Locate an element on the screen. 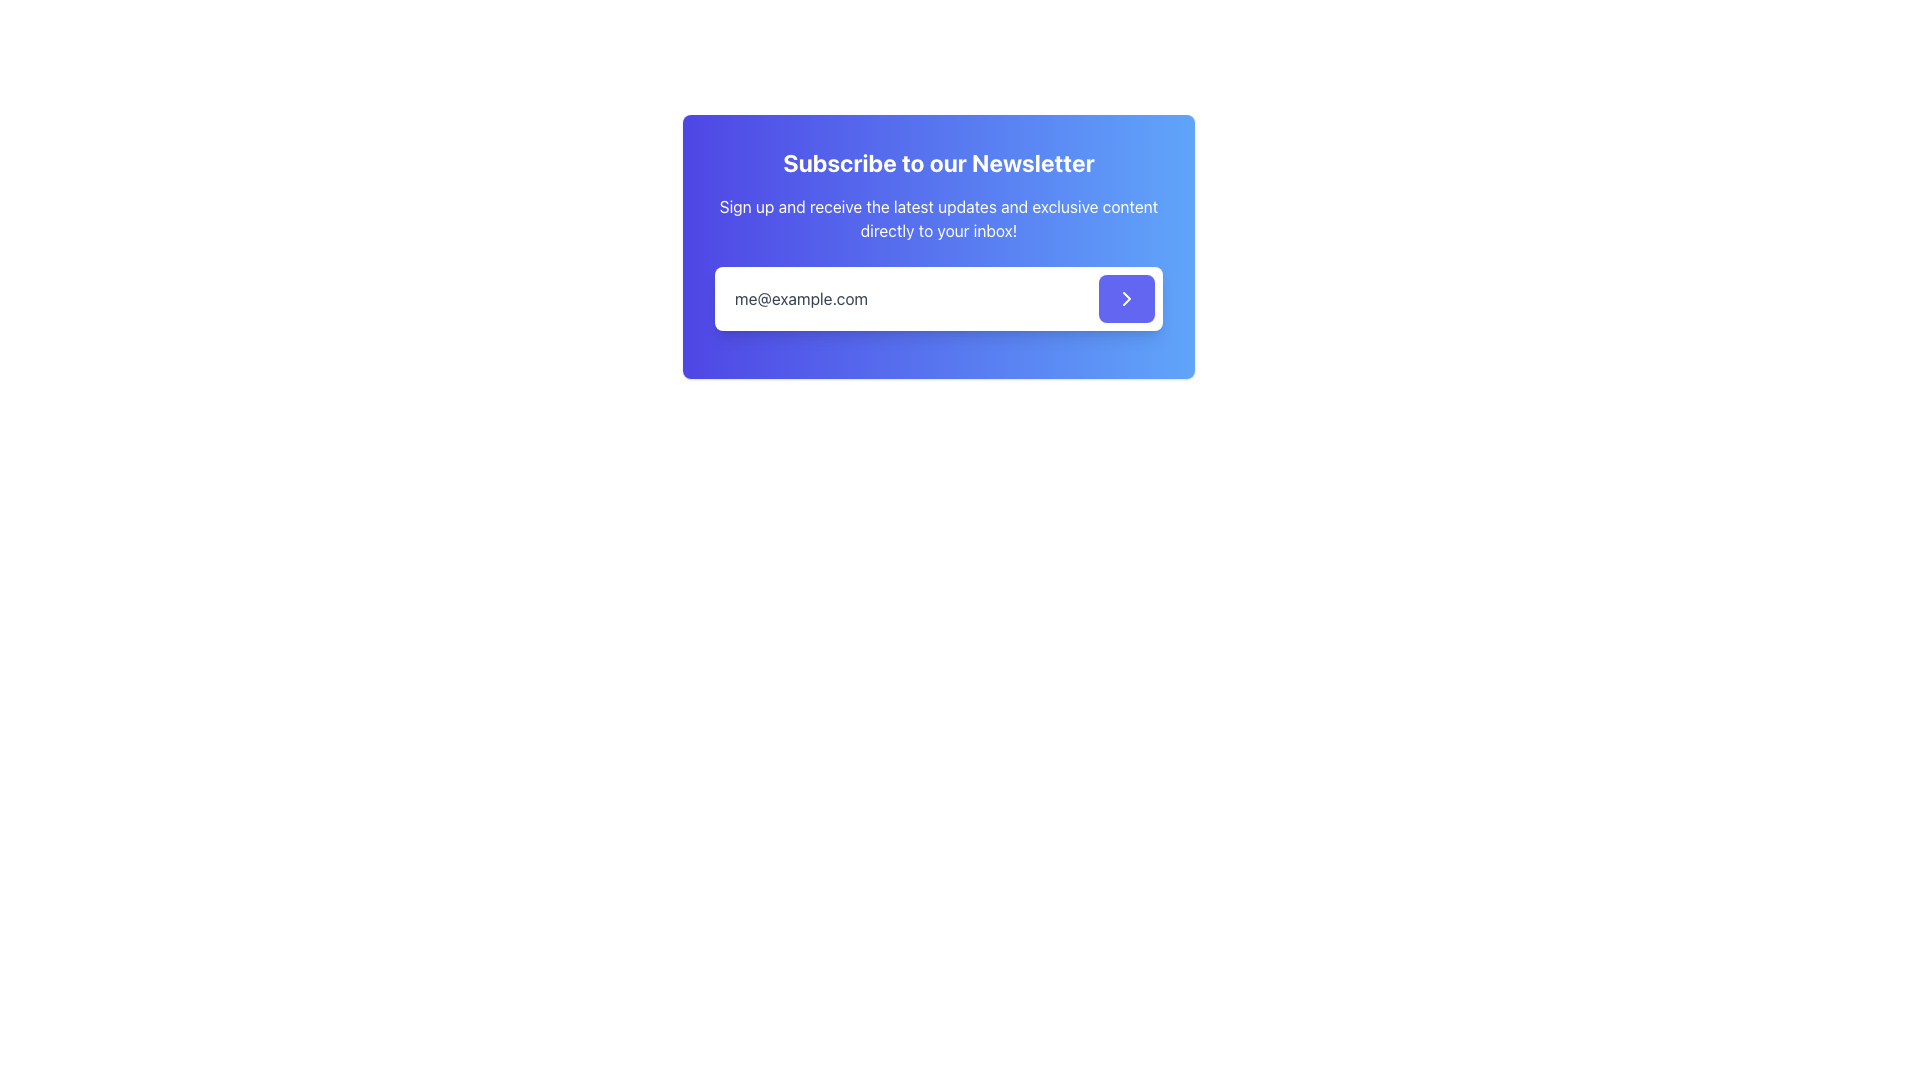 Image resolution: width=1920 pixels, height=1080 pixels. the chevron icon located at the center of the purple circular button, which indicates the action of submitting or proceeding is located at coordinates (1127, 299).